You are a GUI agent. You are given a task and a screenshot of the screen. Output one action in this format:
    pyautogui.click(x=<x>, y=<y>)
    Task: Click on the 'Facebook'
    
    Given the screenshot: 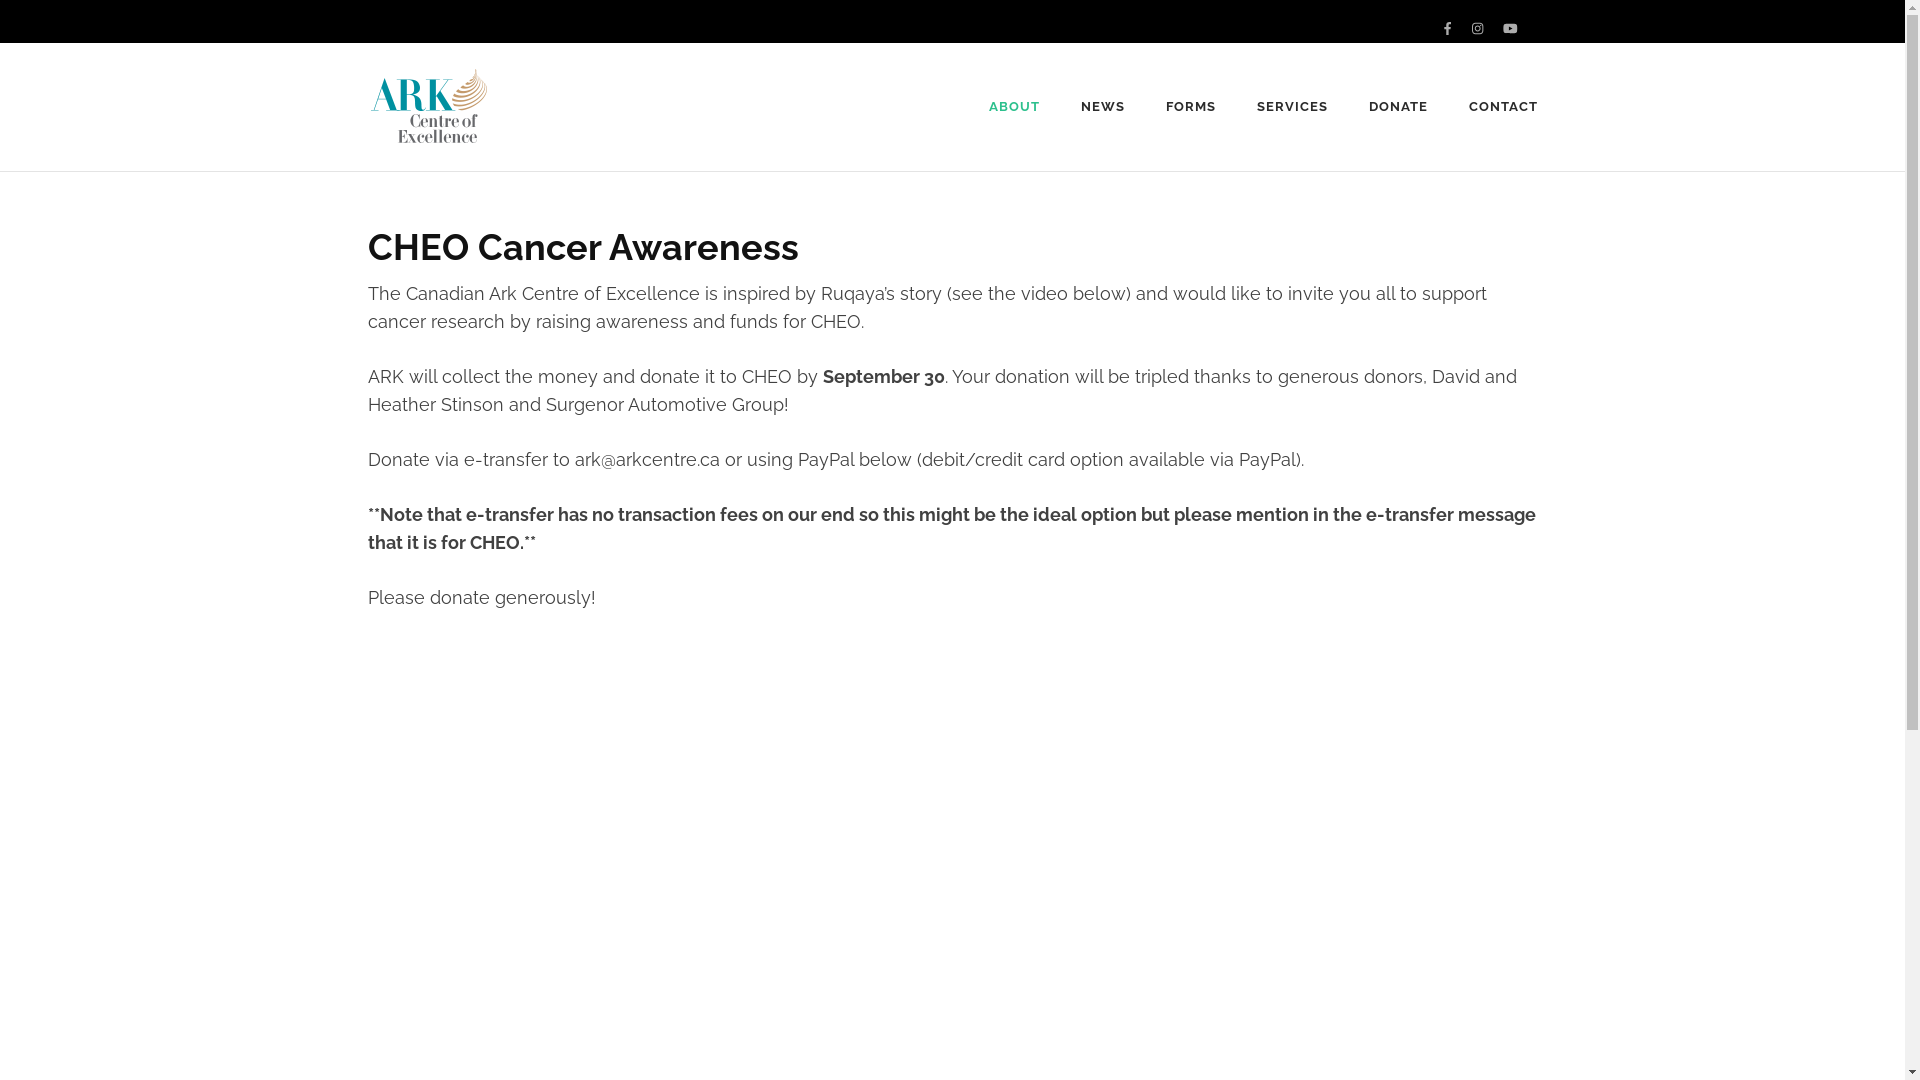 What is the action you would take?
    pyautogui.click(x=1444, y=28)
    